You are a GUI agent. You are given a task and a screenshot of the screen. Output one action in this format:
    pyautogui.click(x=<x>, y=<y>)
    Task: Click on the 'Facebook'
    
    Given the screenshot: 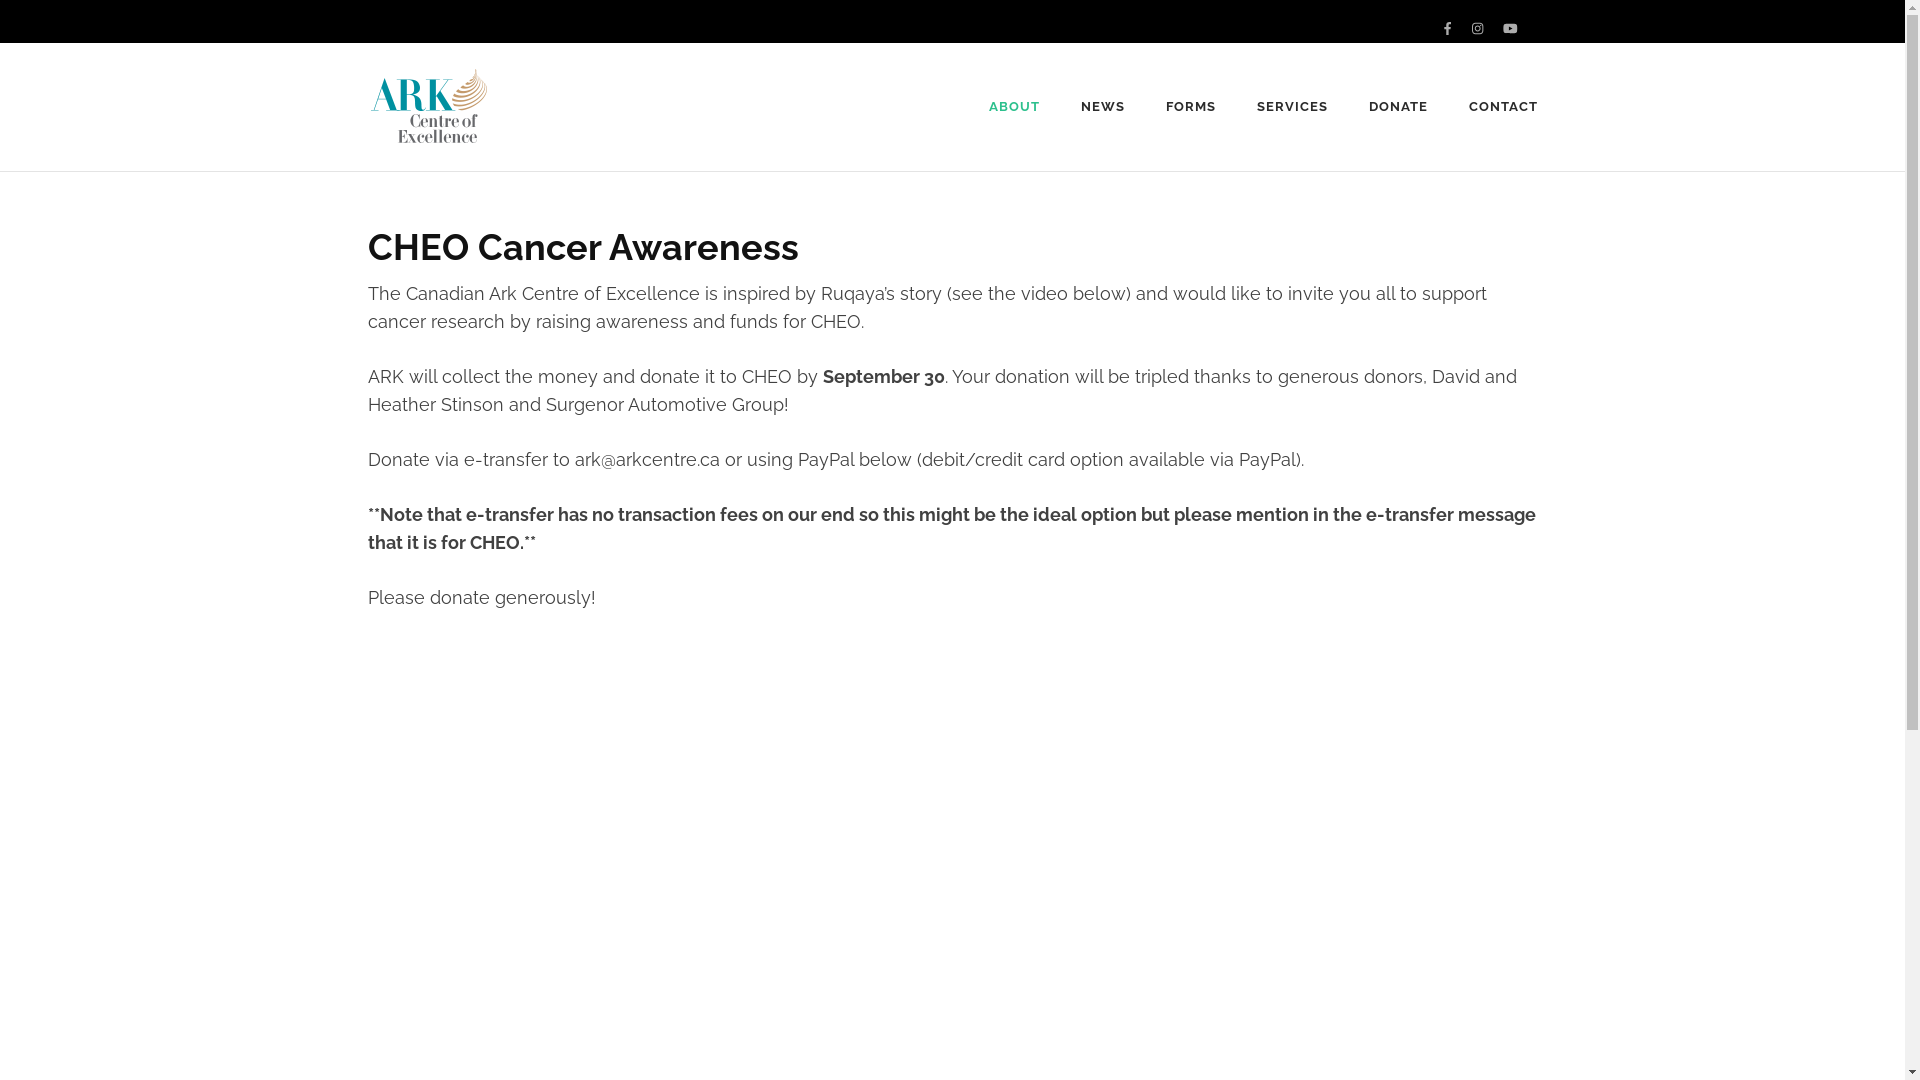 What is the action you would take?
    pyautogui.click(x=1444, y=28)
    